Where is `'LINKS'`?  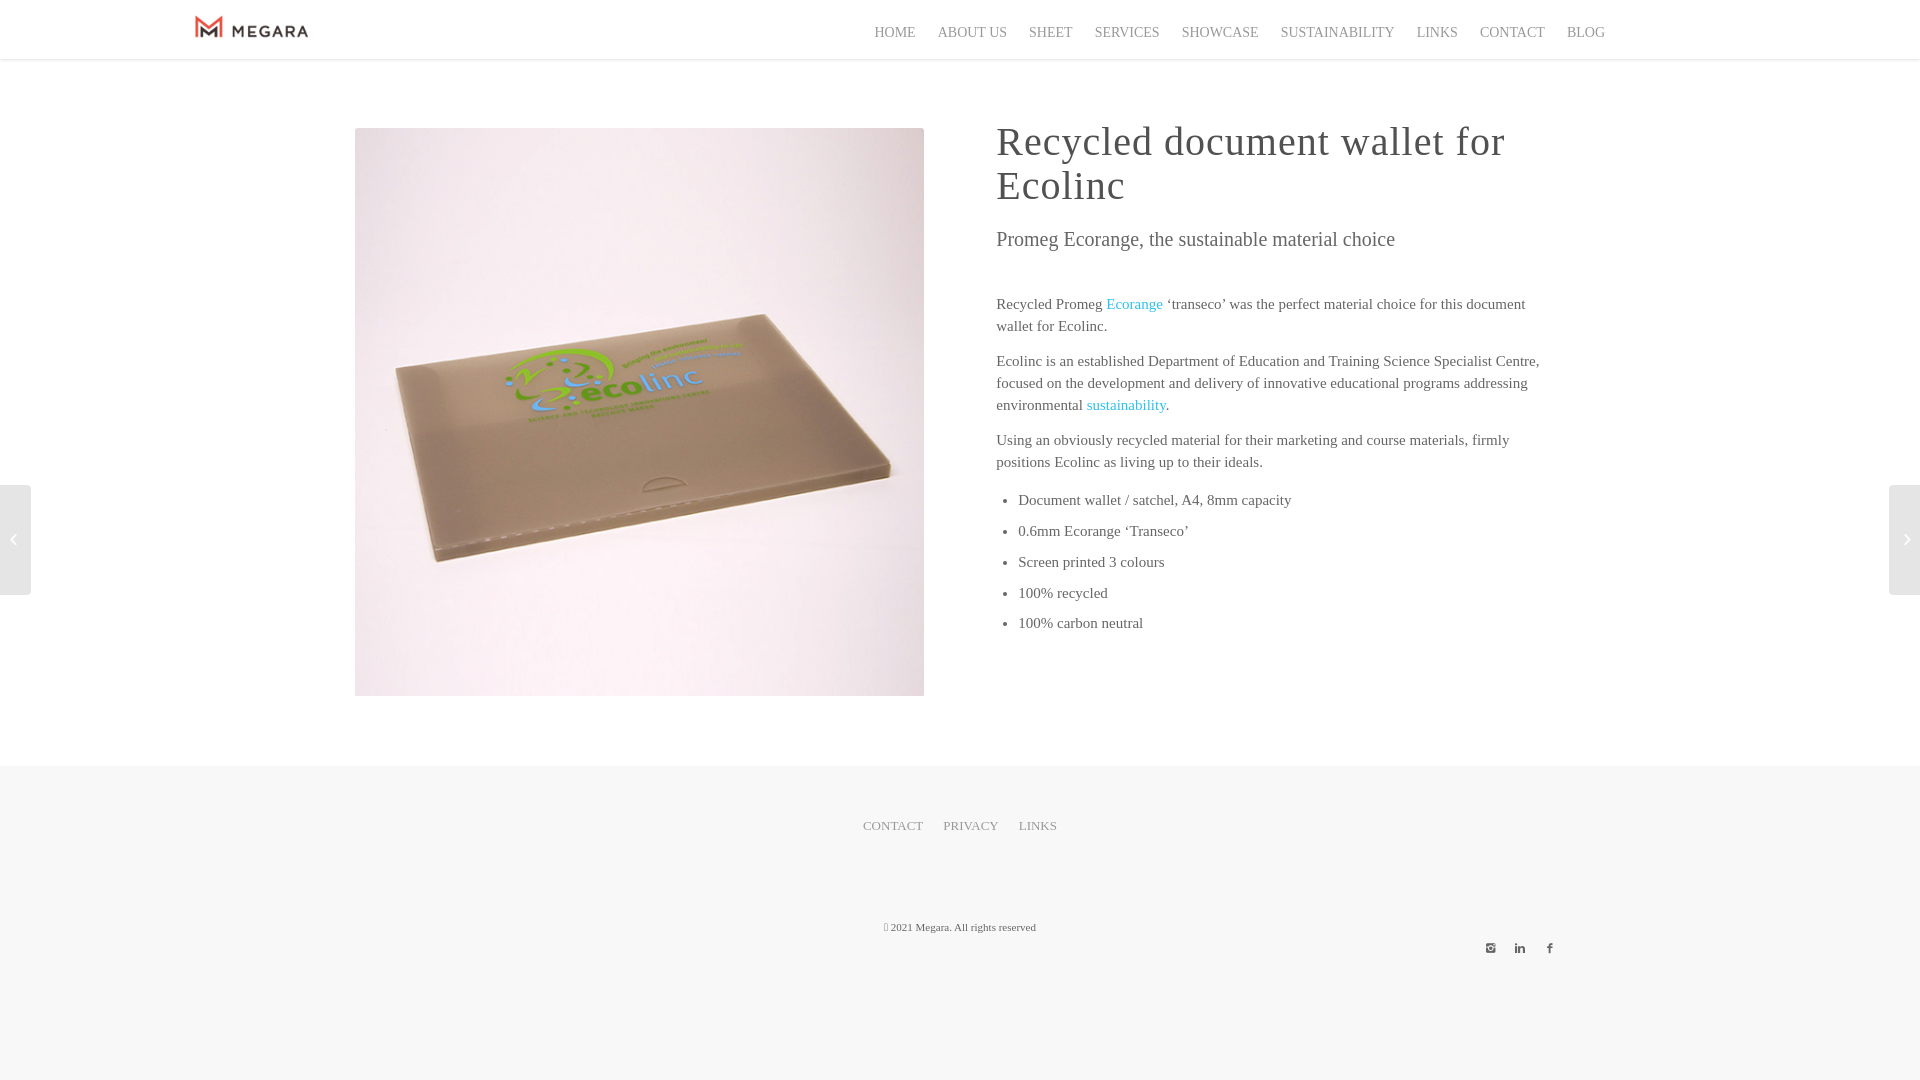 'LINKS' is located at coordinates (1037, 826).